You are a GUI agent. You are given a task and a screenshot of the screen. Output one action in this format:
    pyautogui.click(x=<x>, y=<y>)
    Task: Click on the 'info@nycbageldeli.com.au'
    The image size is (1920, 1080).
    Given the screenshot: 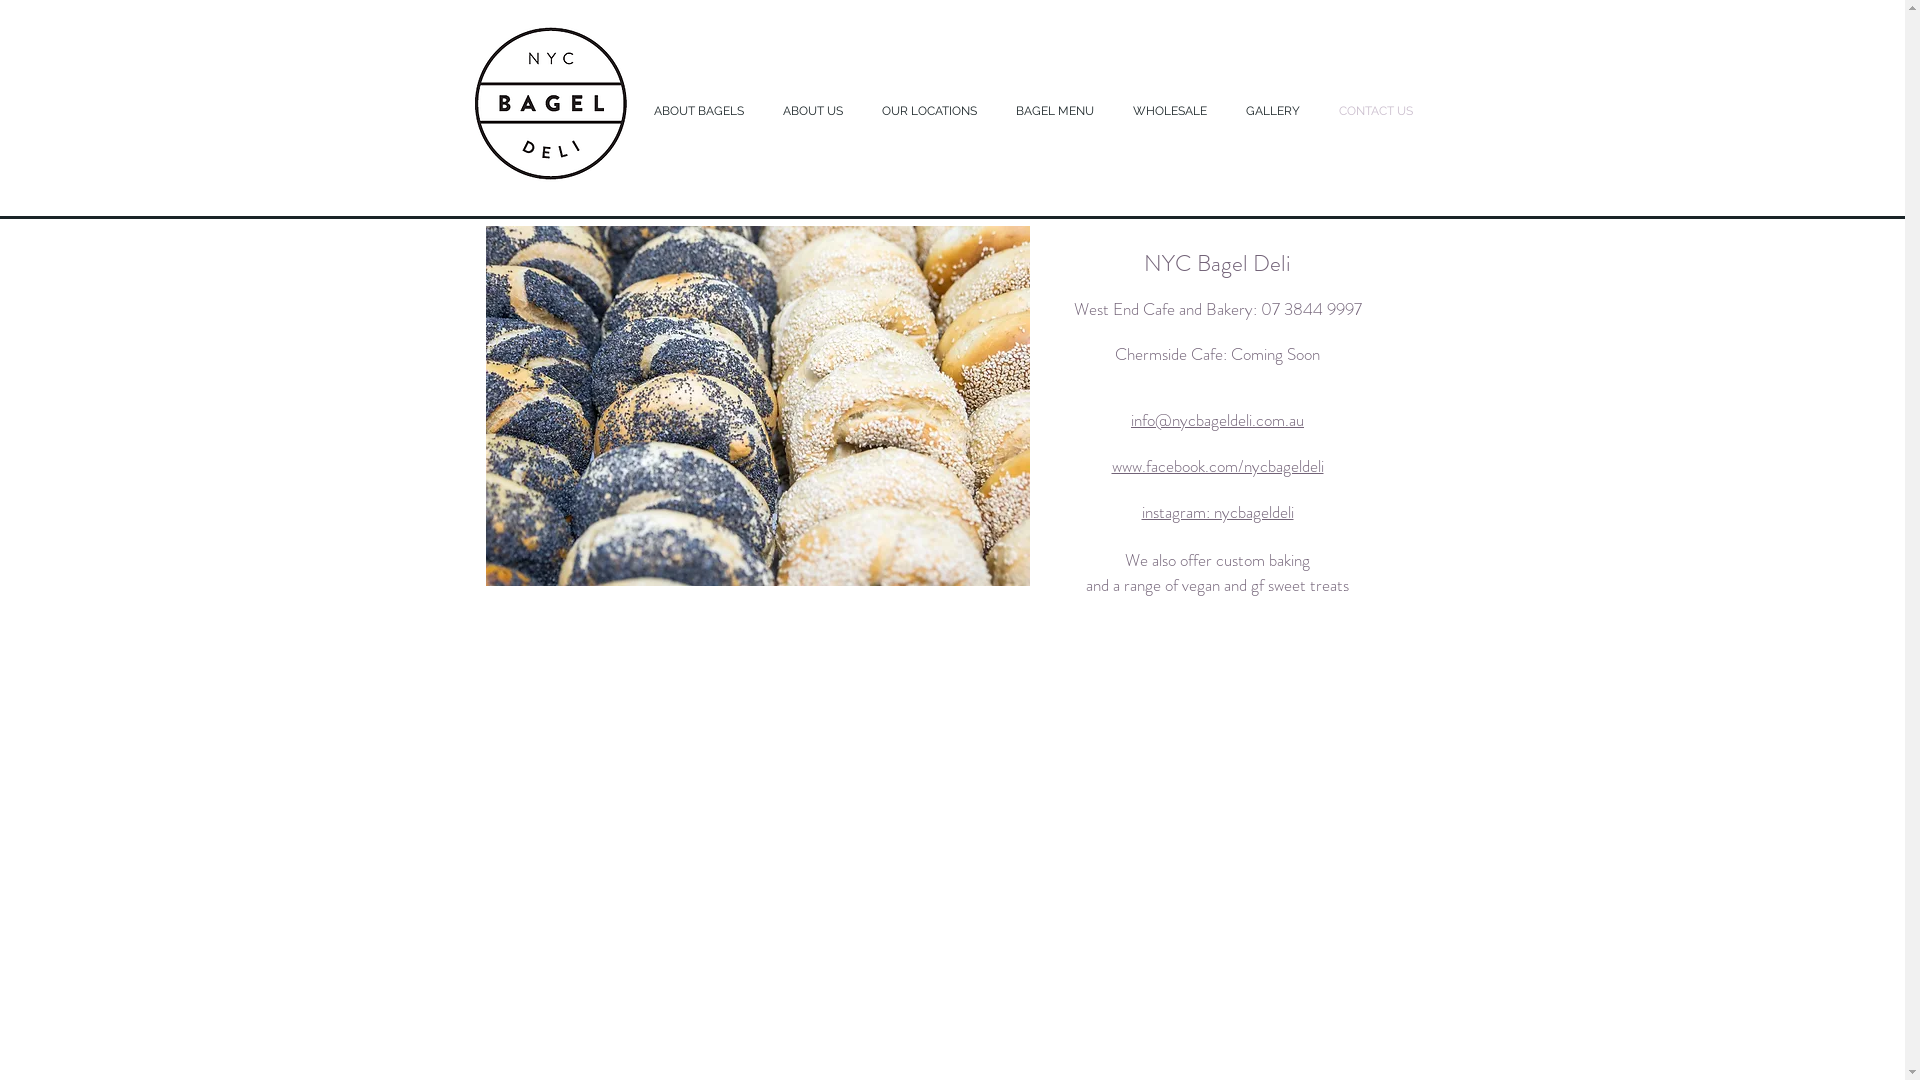 What is the action you would take?
    pyautogui.click(x=1216, y=420)
    